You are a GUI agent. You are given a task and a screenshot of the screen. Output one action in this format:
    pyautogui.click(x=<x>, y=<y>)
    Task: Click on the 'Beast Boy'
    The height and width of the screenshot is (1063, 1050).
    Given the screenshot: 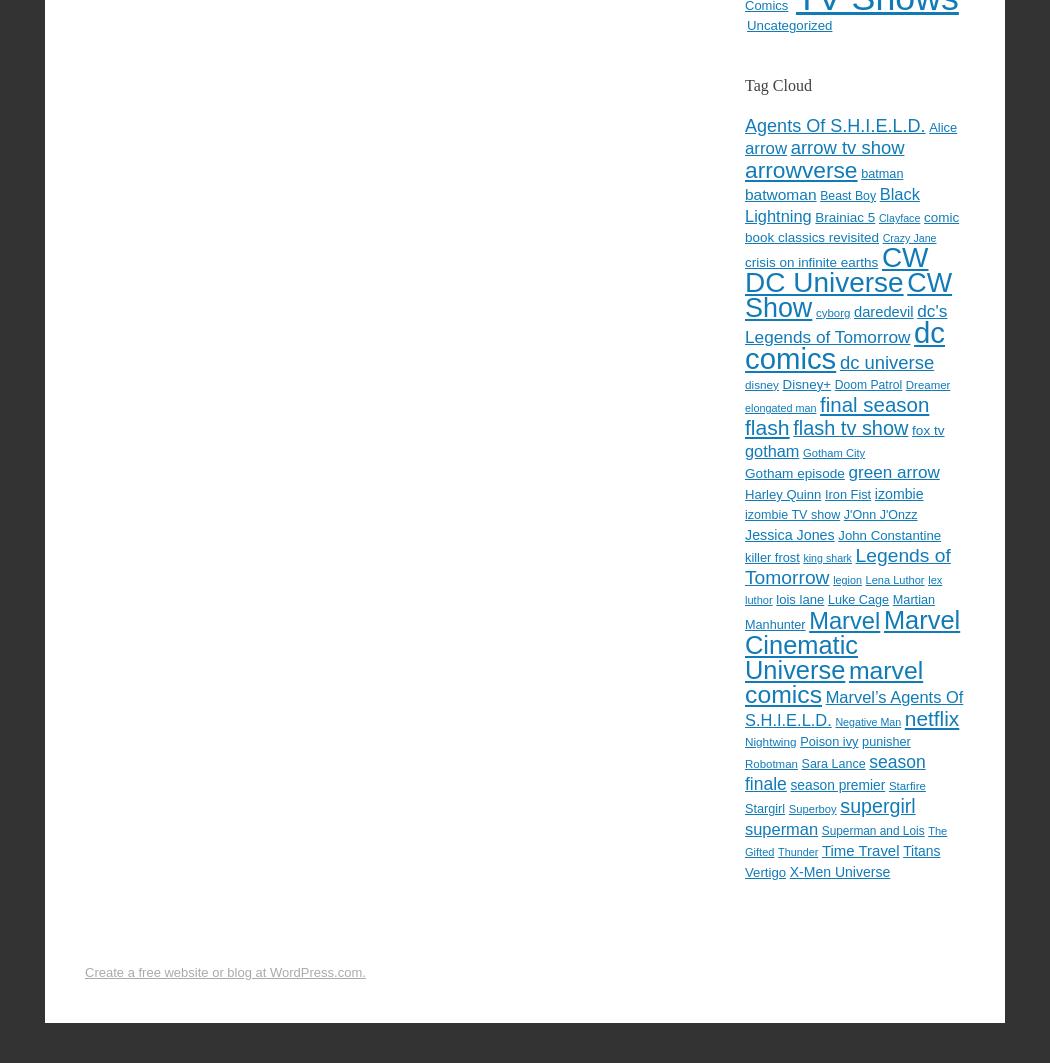 What is the action you would take?
    pyautogui.click(x=847, y=194)
    